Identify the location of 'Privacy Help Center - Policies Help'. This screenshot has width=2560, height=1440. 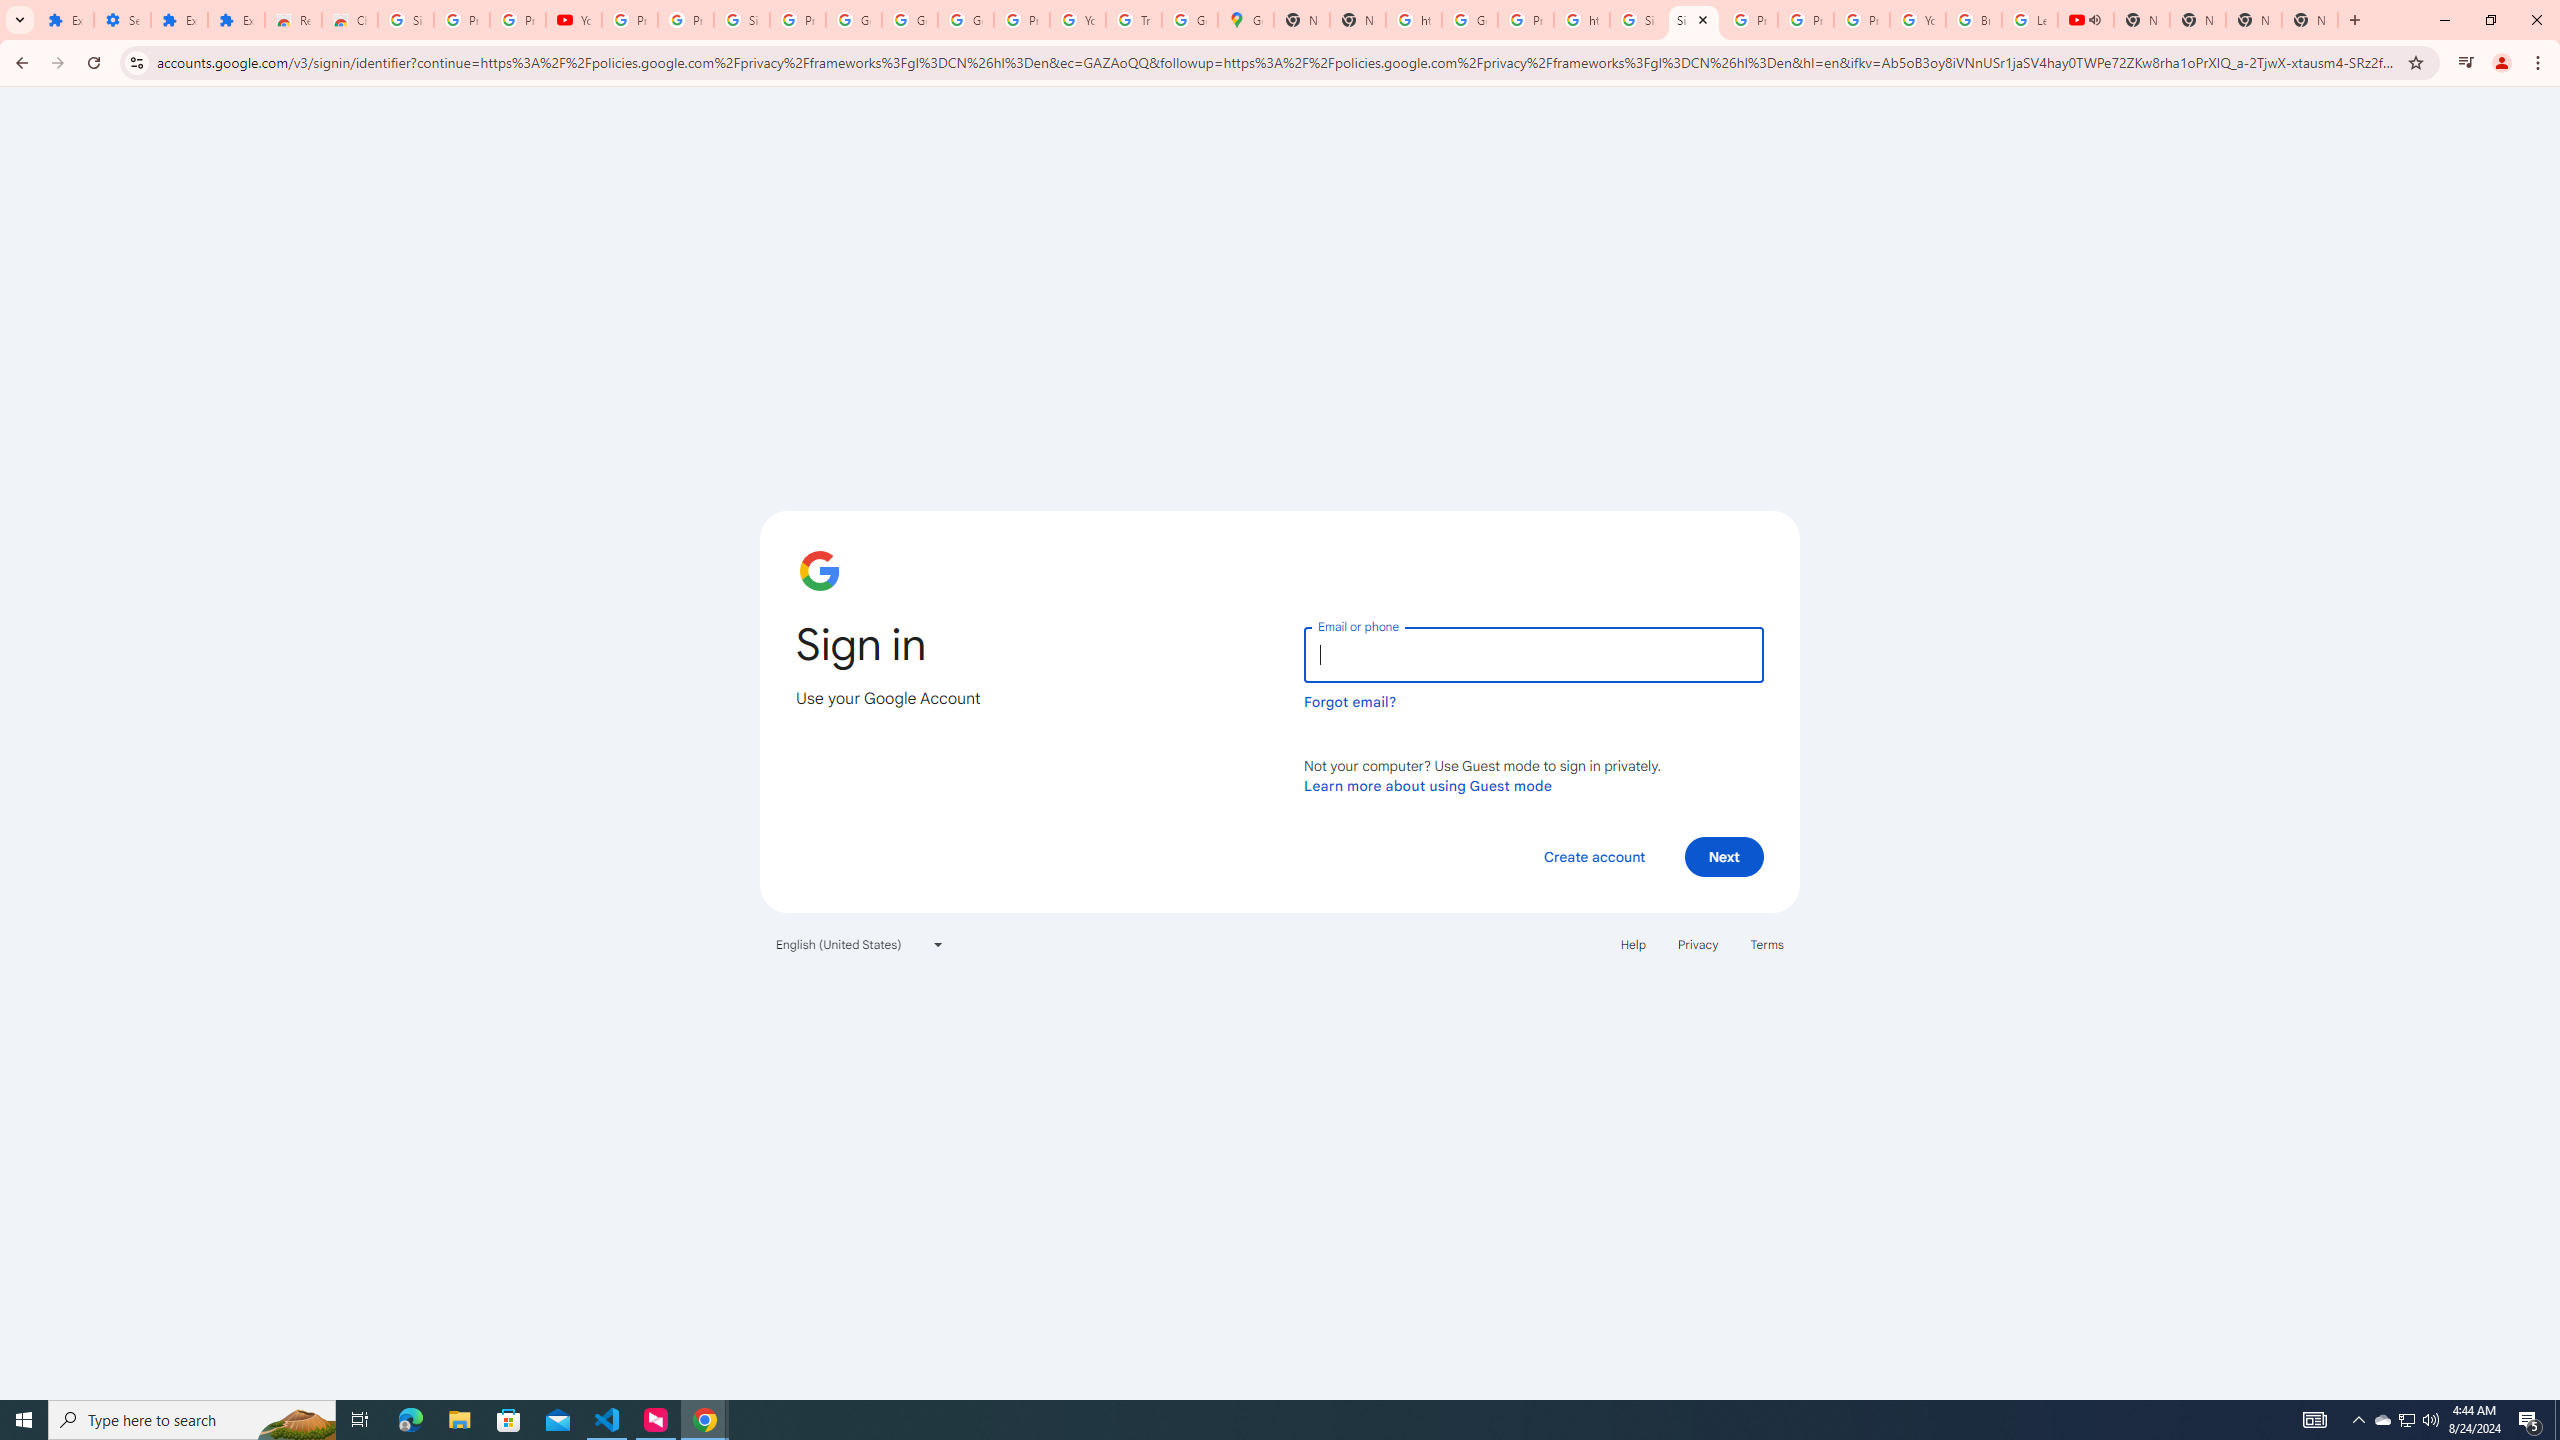
(1748, 19).